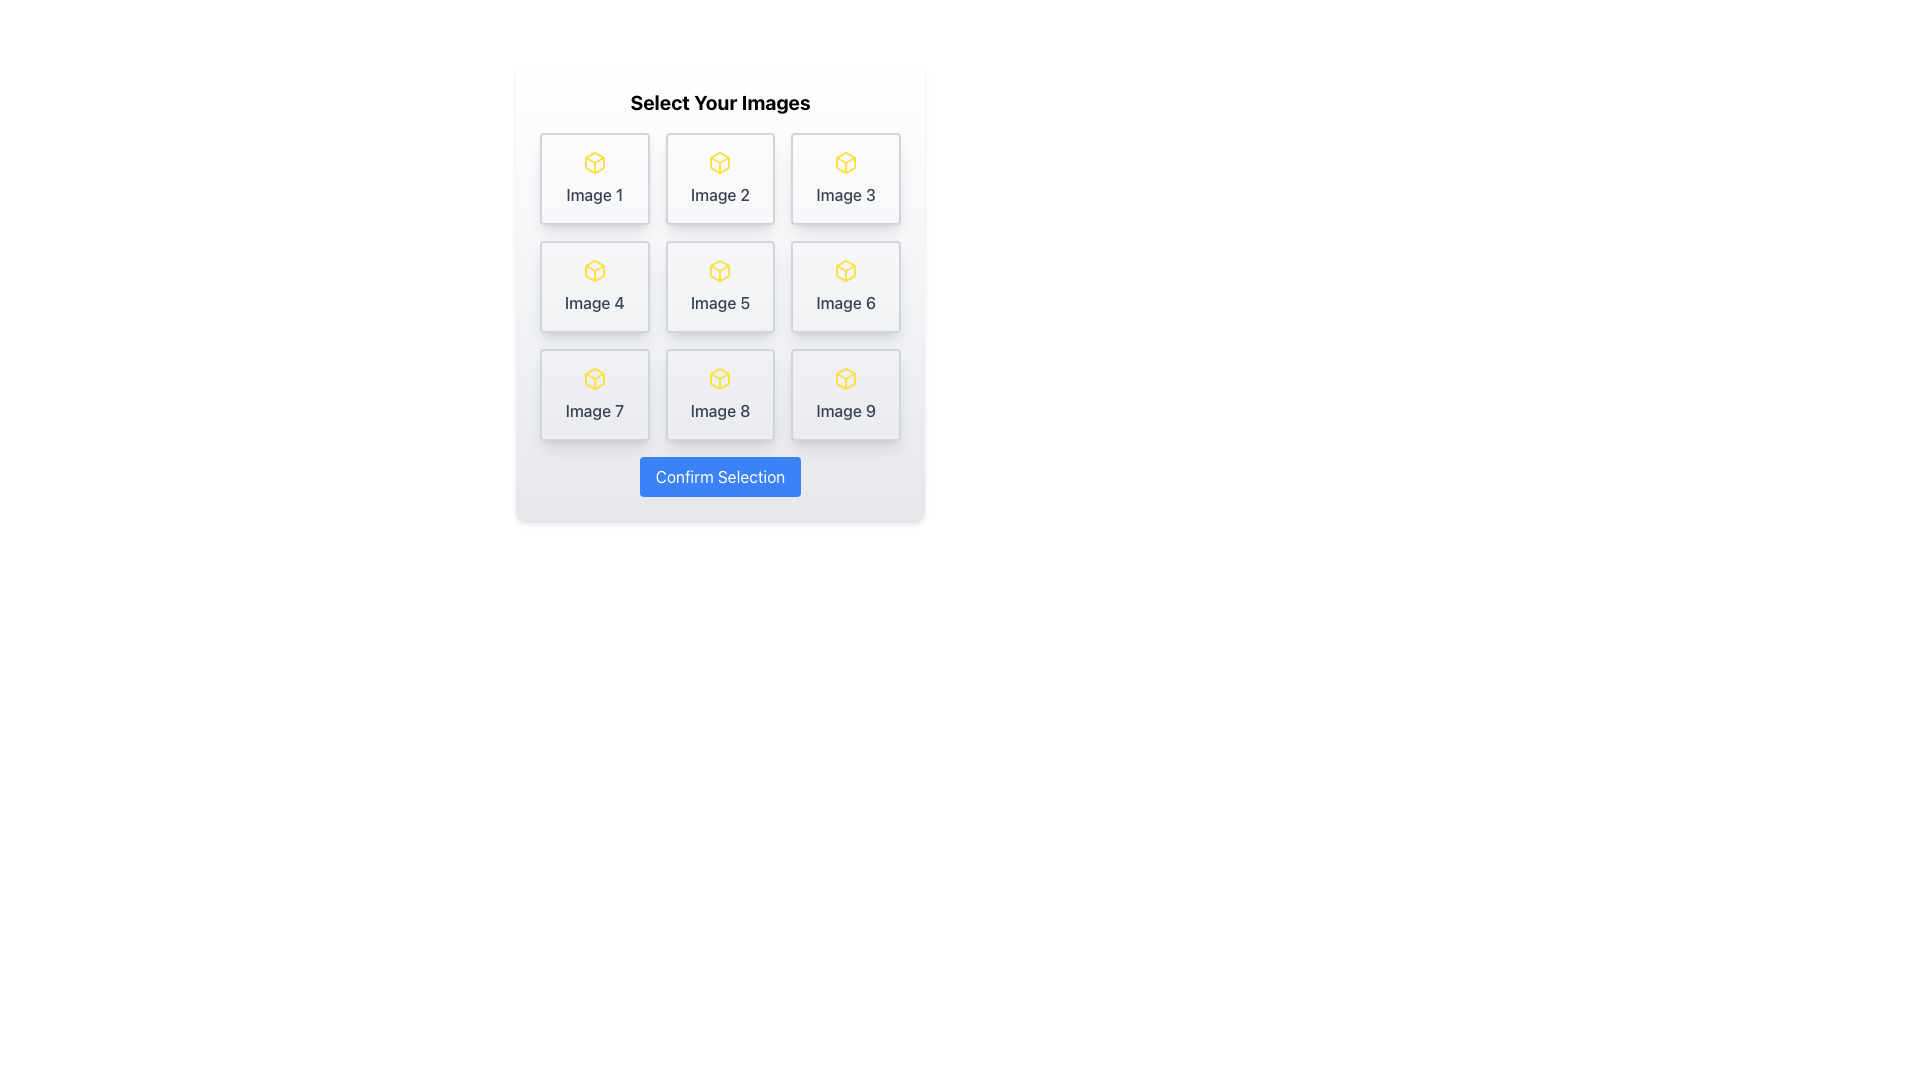  What do you see at coordinates (593, 270) in the screenshot?
I see `the yellow box icon labeled 'Image 4'` at bounding box center [593, 270].